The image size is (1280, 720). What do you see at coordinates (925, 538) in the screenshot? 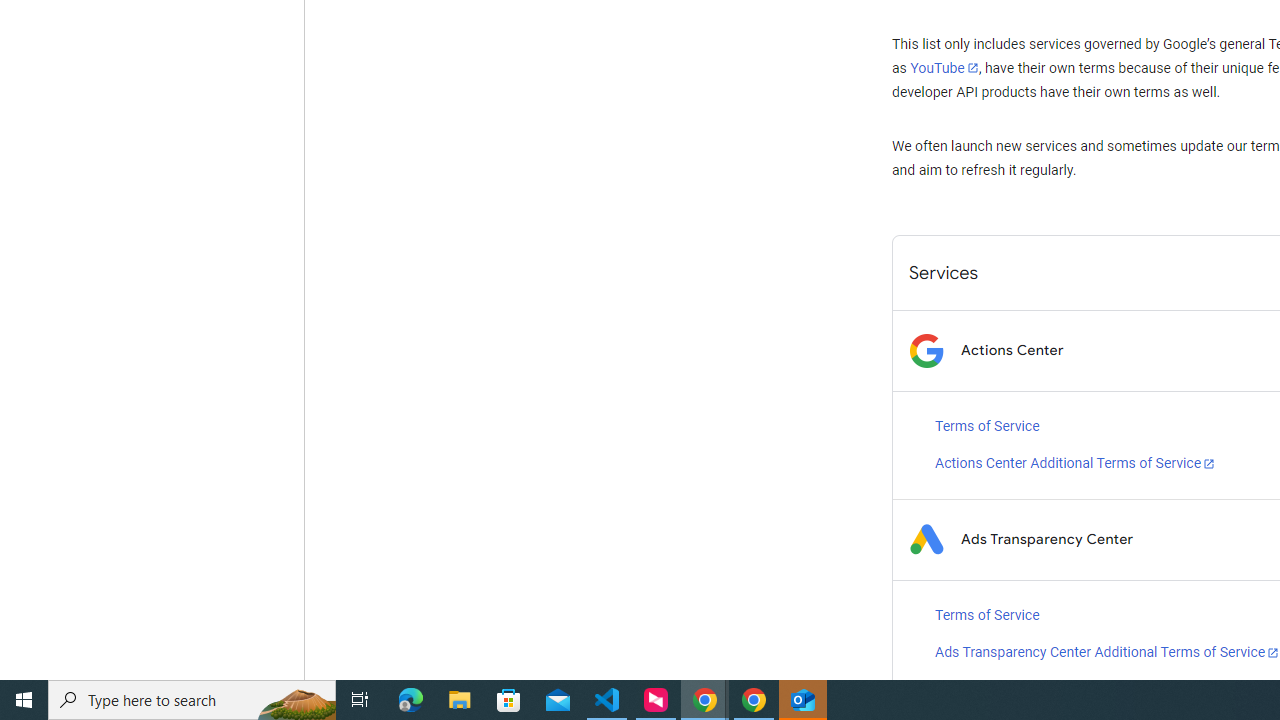
I see `'Logo for Ads Transparency Center'` at bounding box center [925, 538].